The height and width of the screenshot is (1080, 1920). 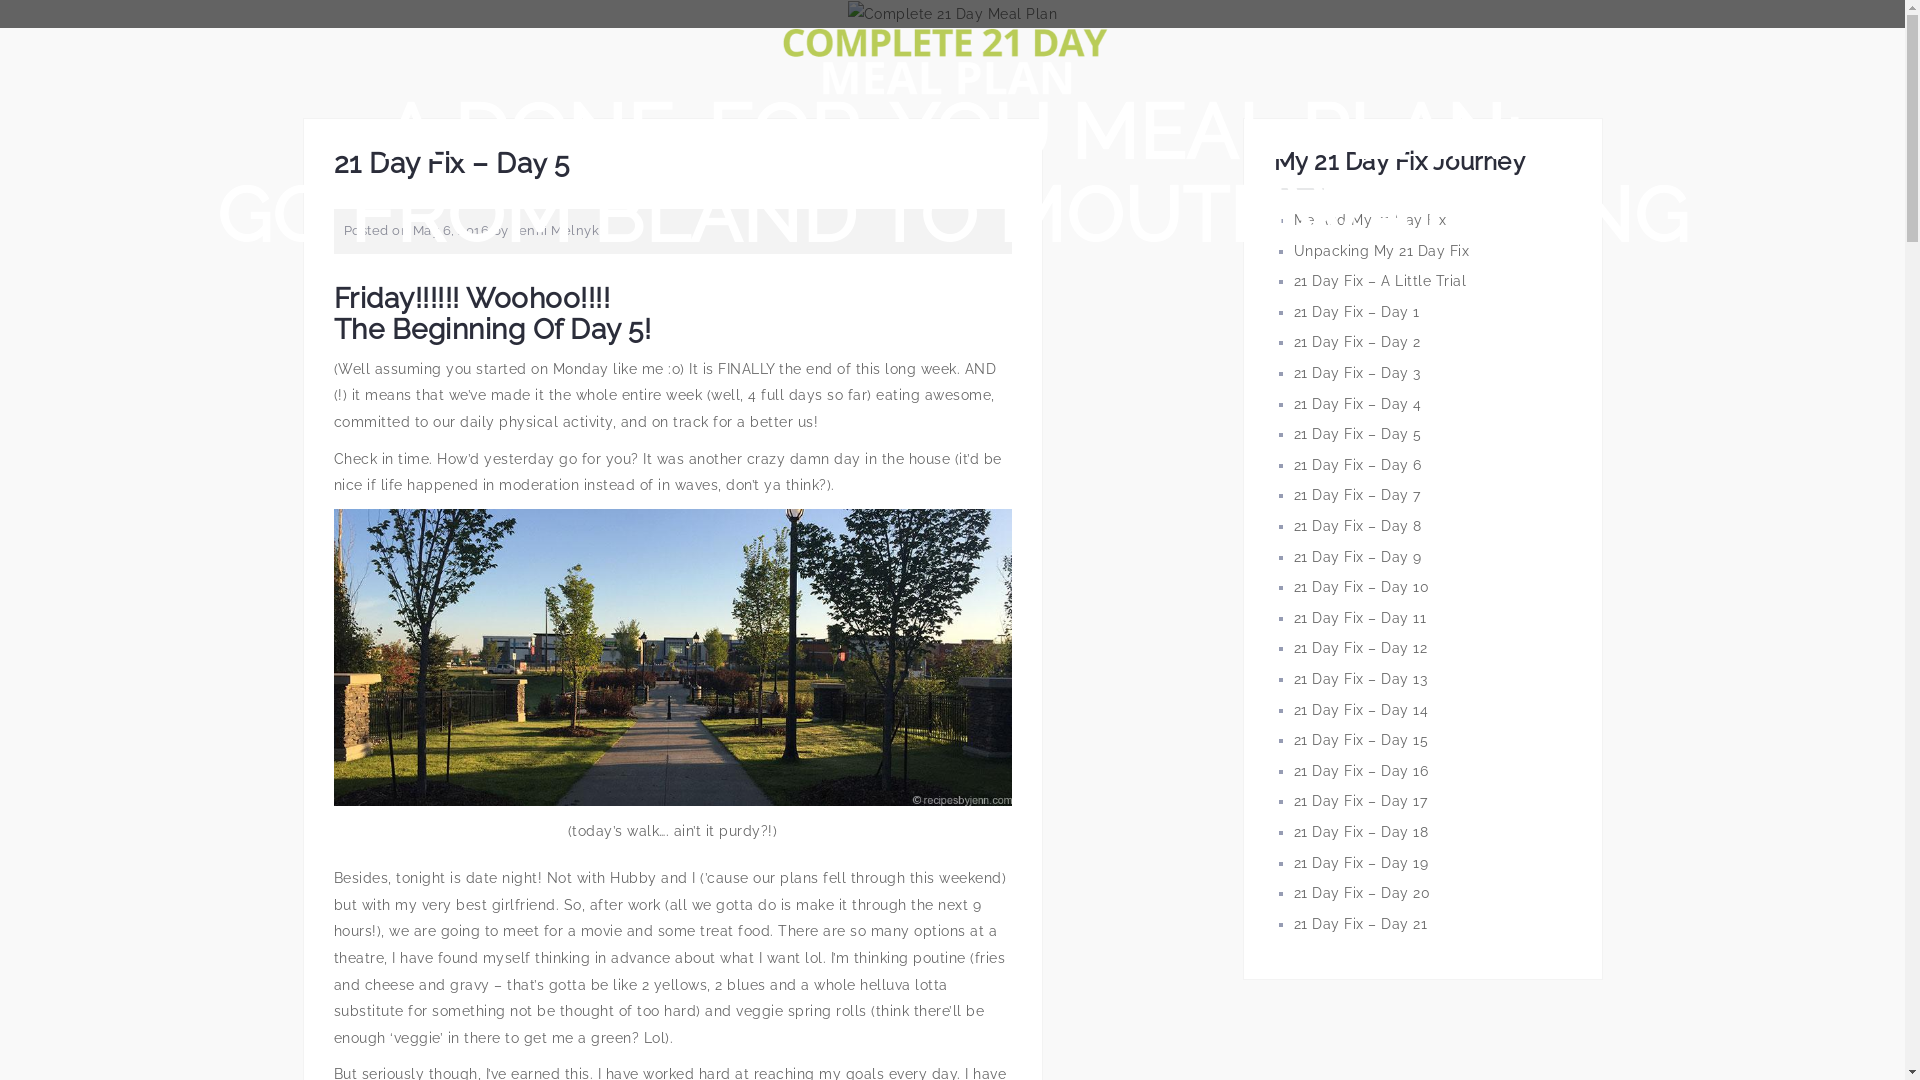 I want to click on 'Unpacking My 21 Day Fix', so click(x=1381, y=249).